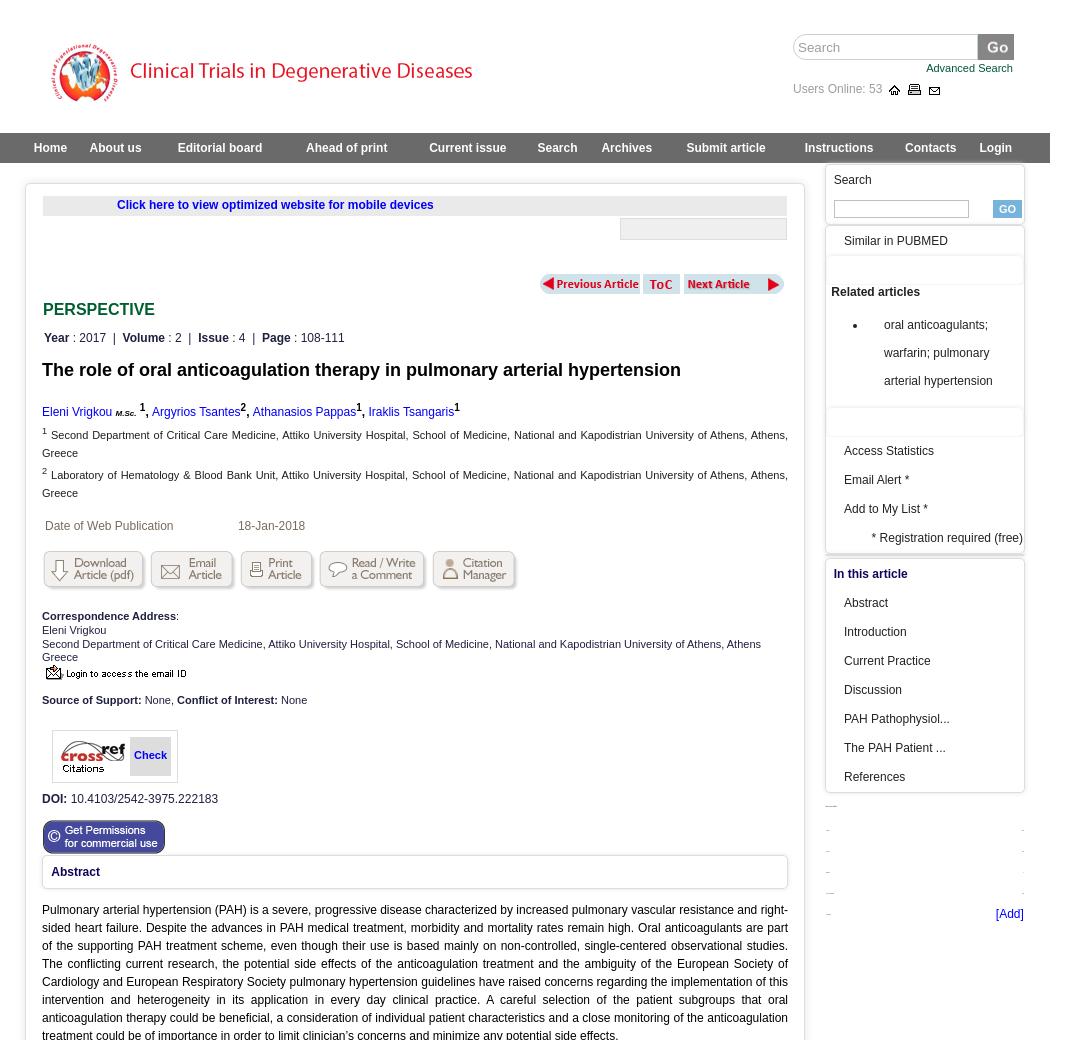 The height and width of the screenshot is (1040, 1083). I want to click on 'Ahead of print', so click(345, 147).